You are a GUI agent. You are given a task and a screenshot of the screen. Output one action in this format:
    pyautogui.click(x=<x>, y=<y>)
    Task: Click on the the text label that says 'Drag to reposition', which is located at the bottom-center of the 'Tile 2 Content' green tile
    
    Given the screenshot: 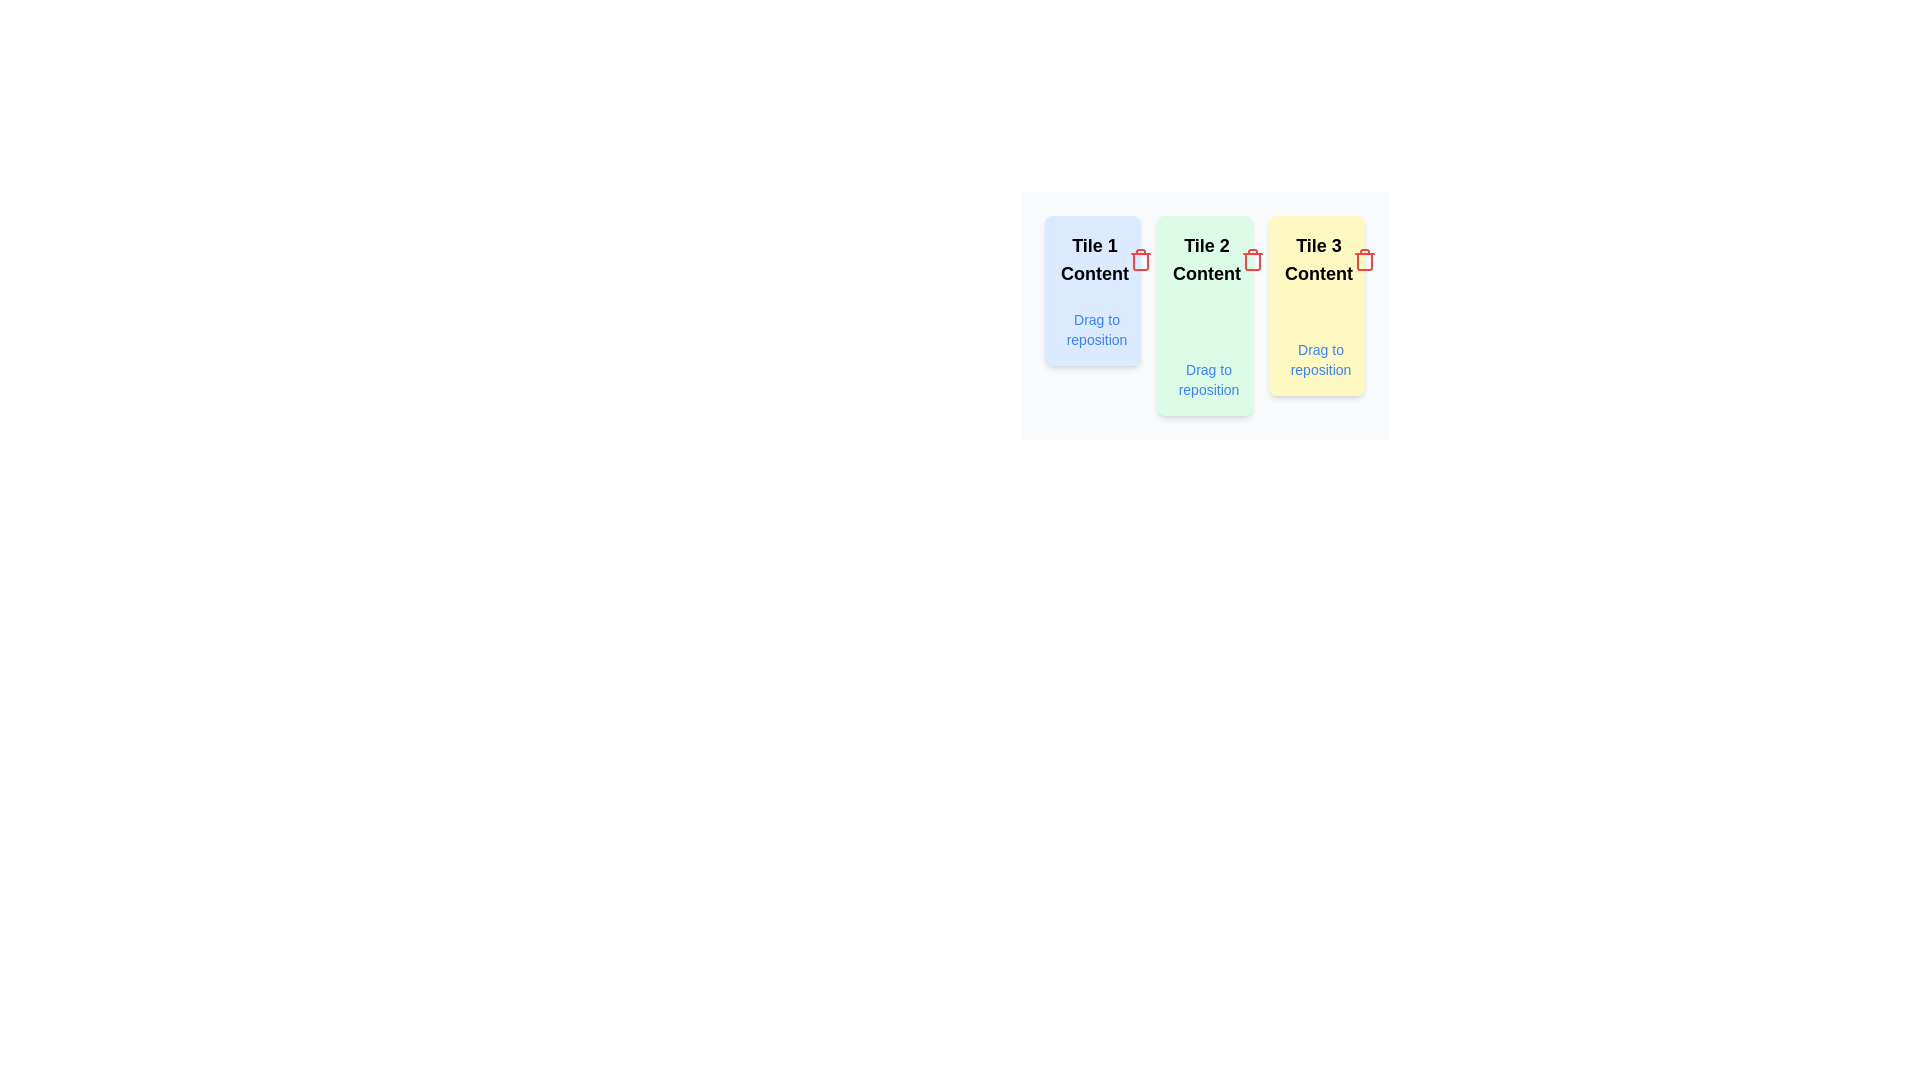 What is the action you would take?
    pyautogui.click(x=1208, y=380)
    